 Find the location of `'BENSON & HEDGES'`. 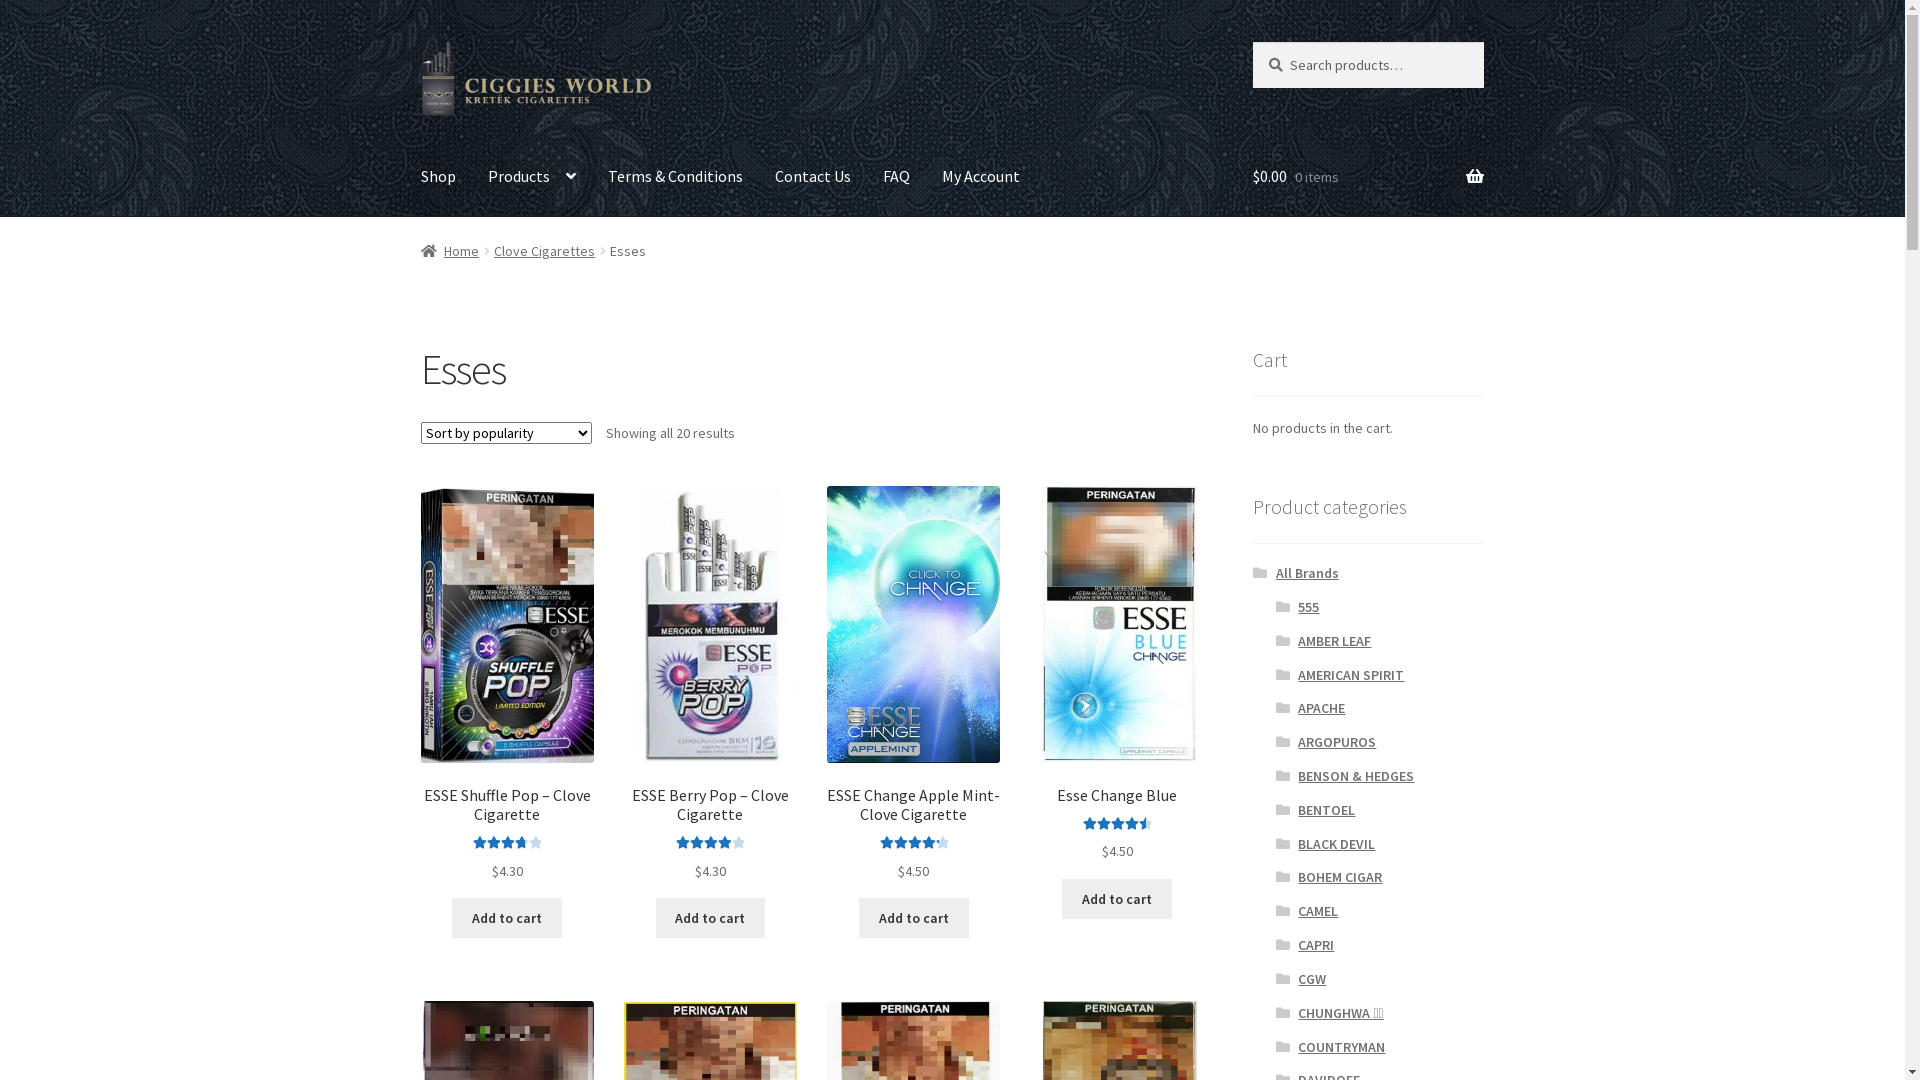

'BENSON & HEDGES' is located at coordinates (1297, 774).